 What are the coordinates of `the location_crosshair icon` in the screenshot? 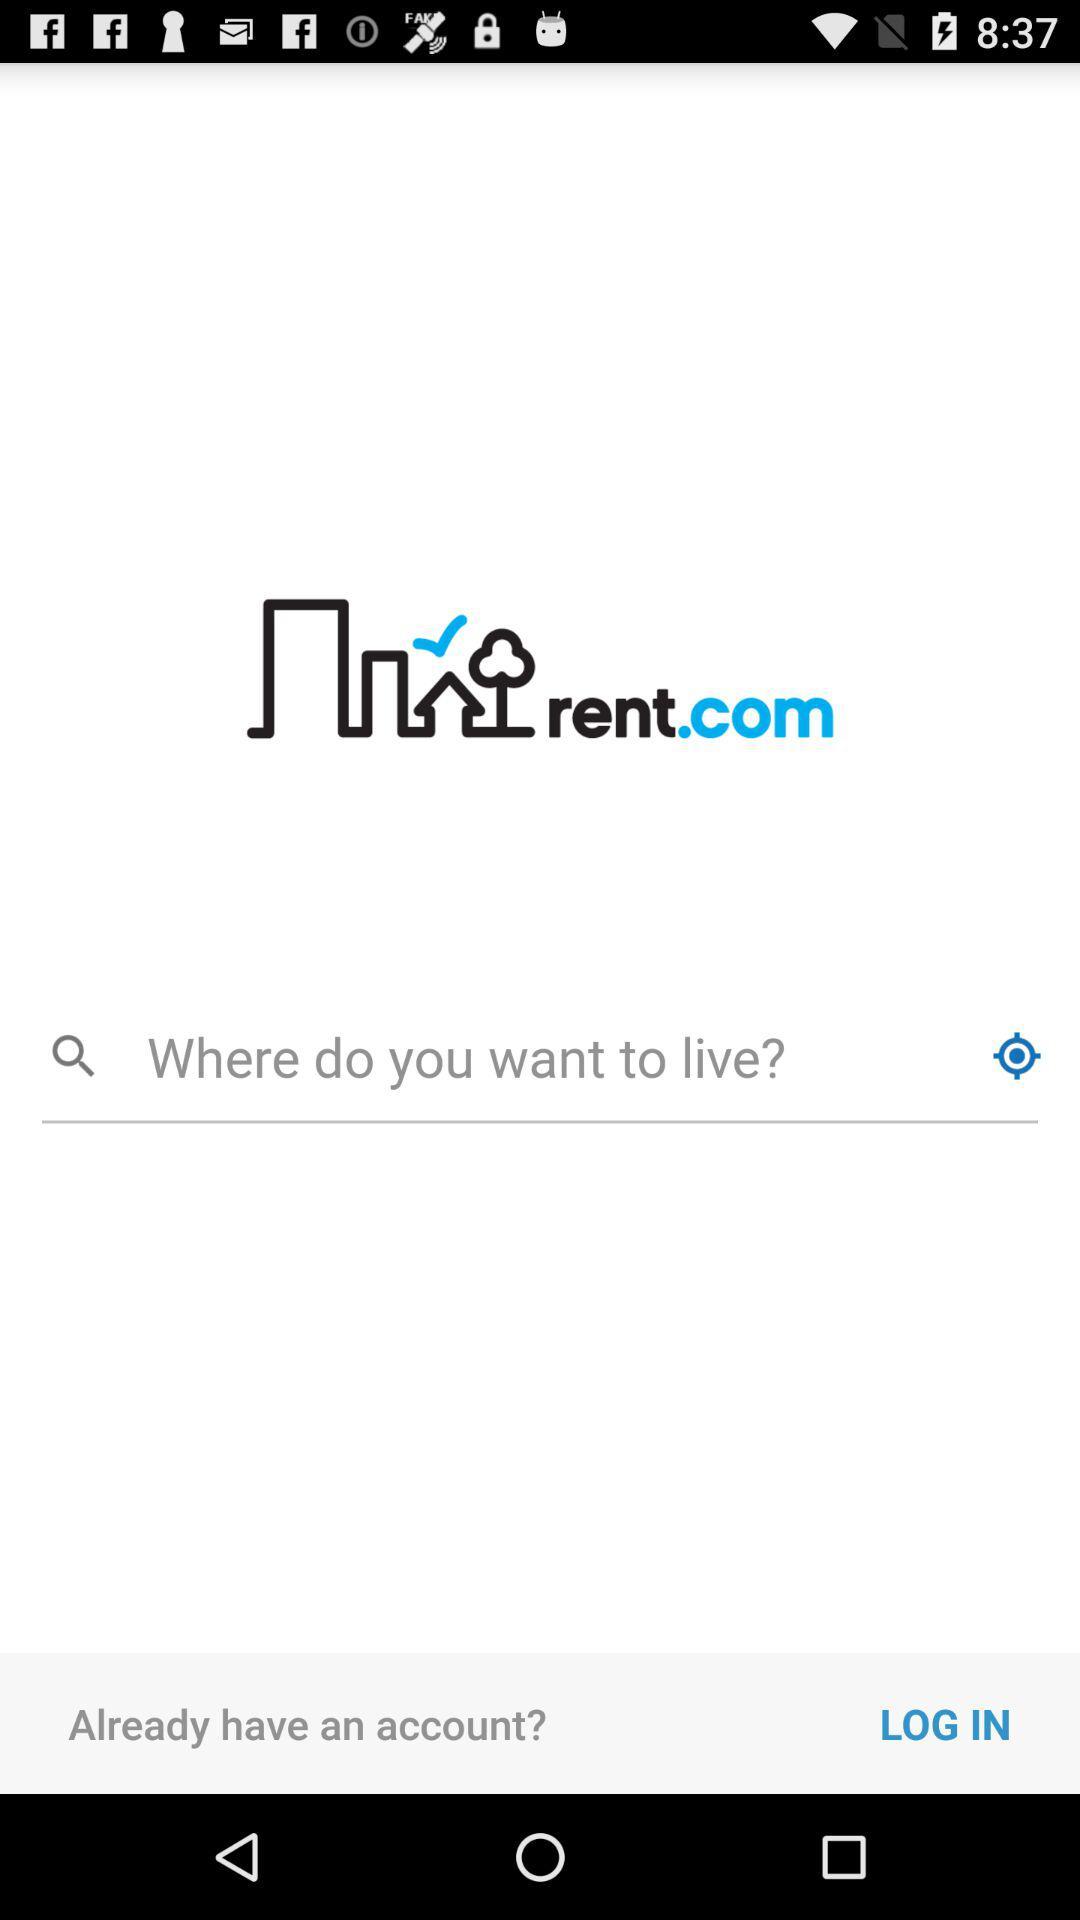 It's located at (1017, 1130).